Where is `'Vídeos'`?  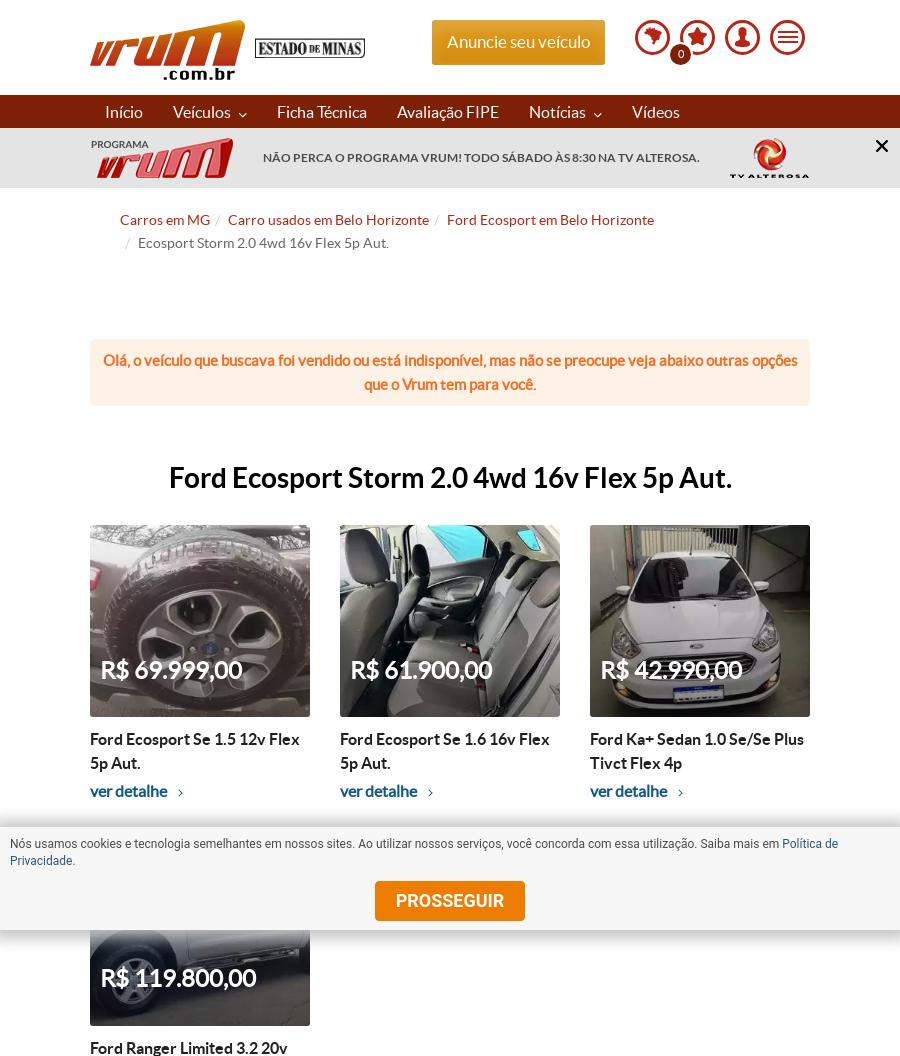 'Vídeos' is located at coordinates (656, 109).